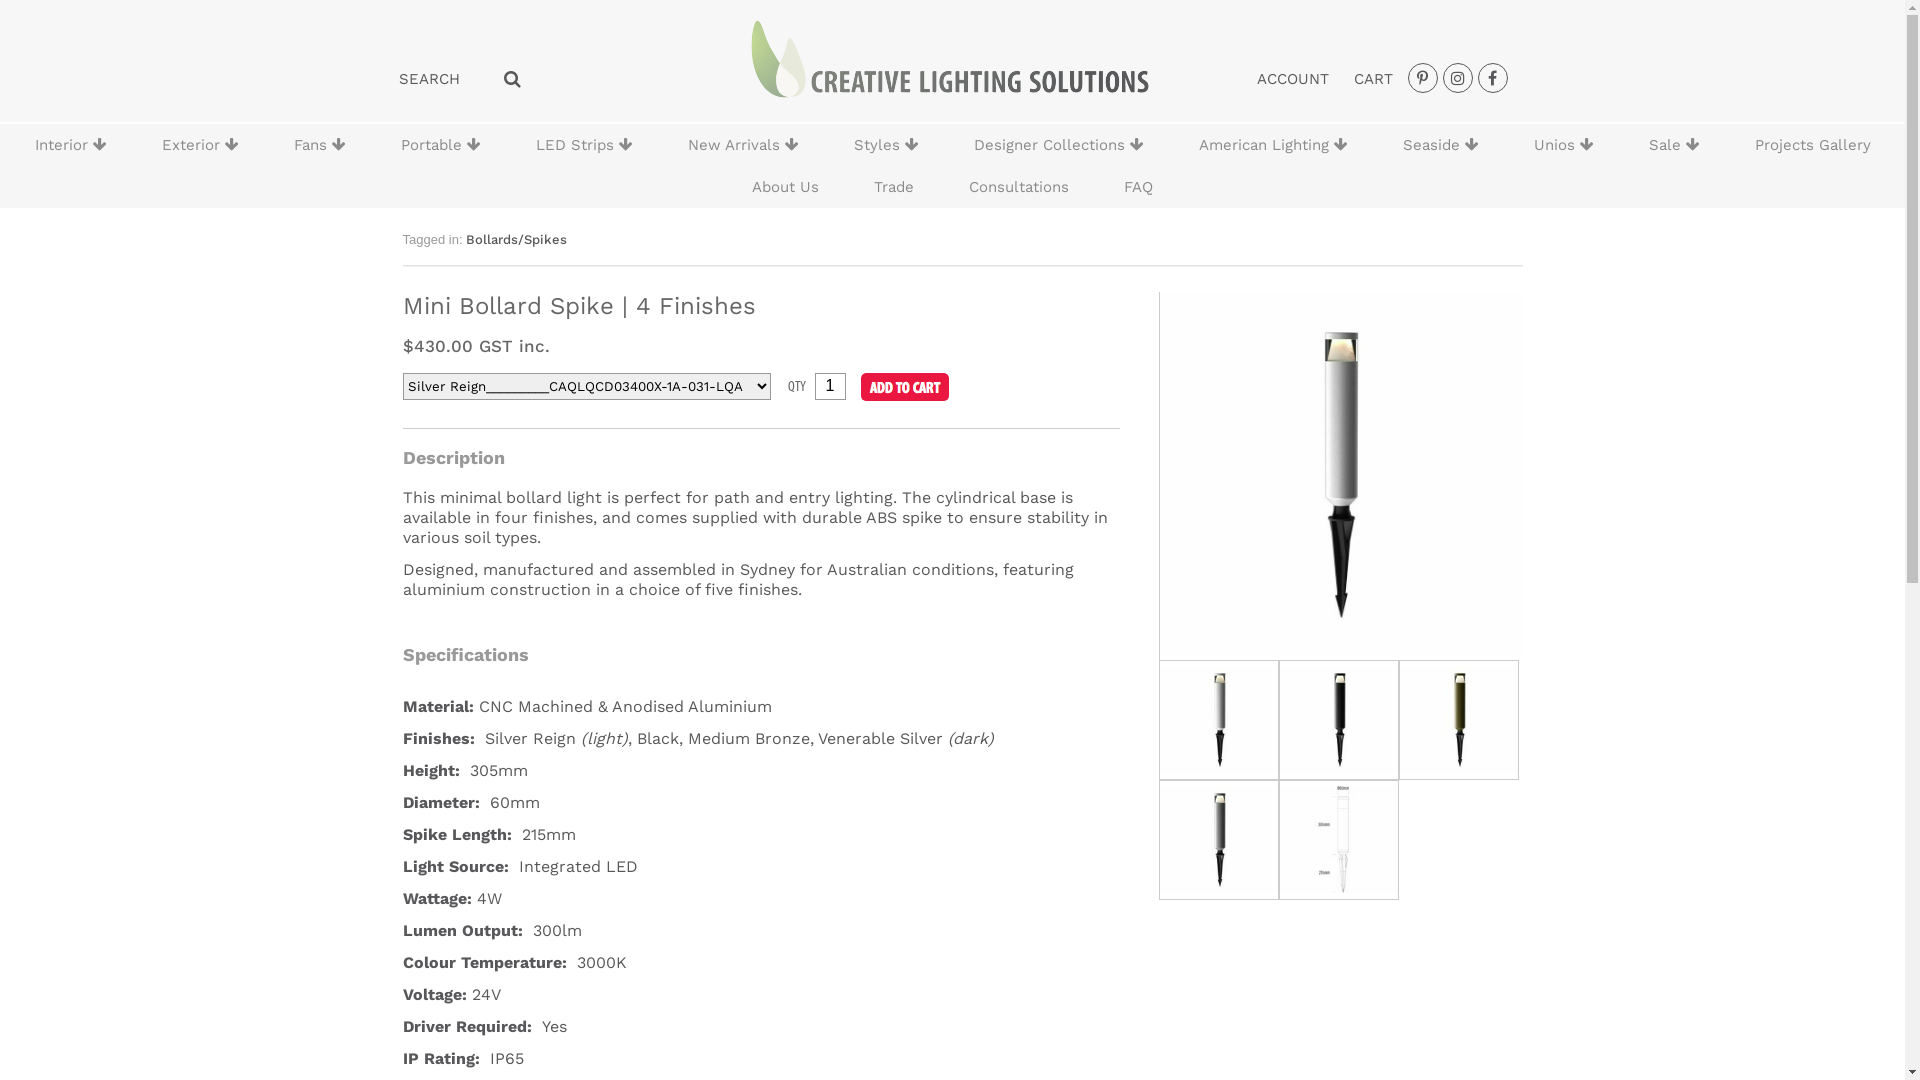 The width and height of the screenshot is (1920, 1080). What do you see at coordinates (199, 144) in the screenshot?
I see `'Exterior'` at bounding box center [199, 144].